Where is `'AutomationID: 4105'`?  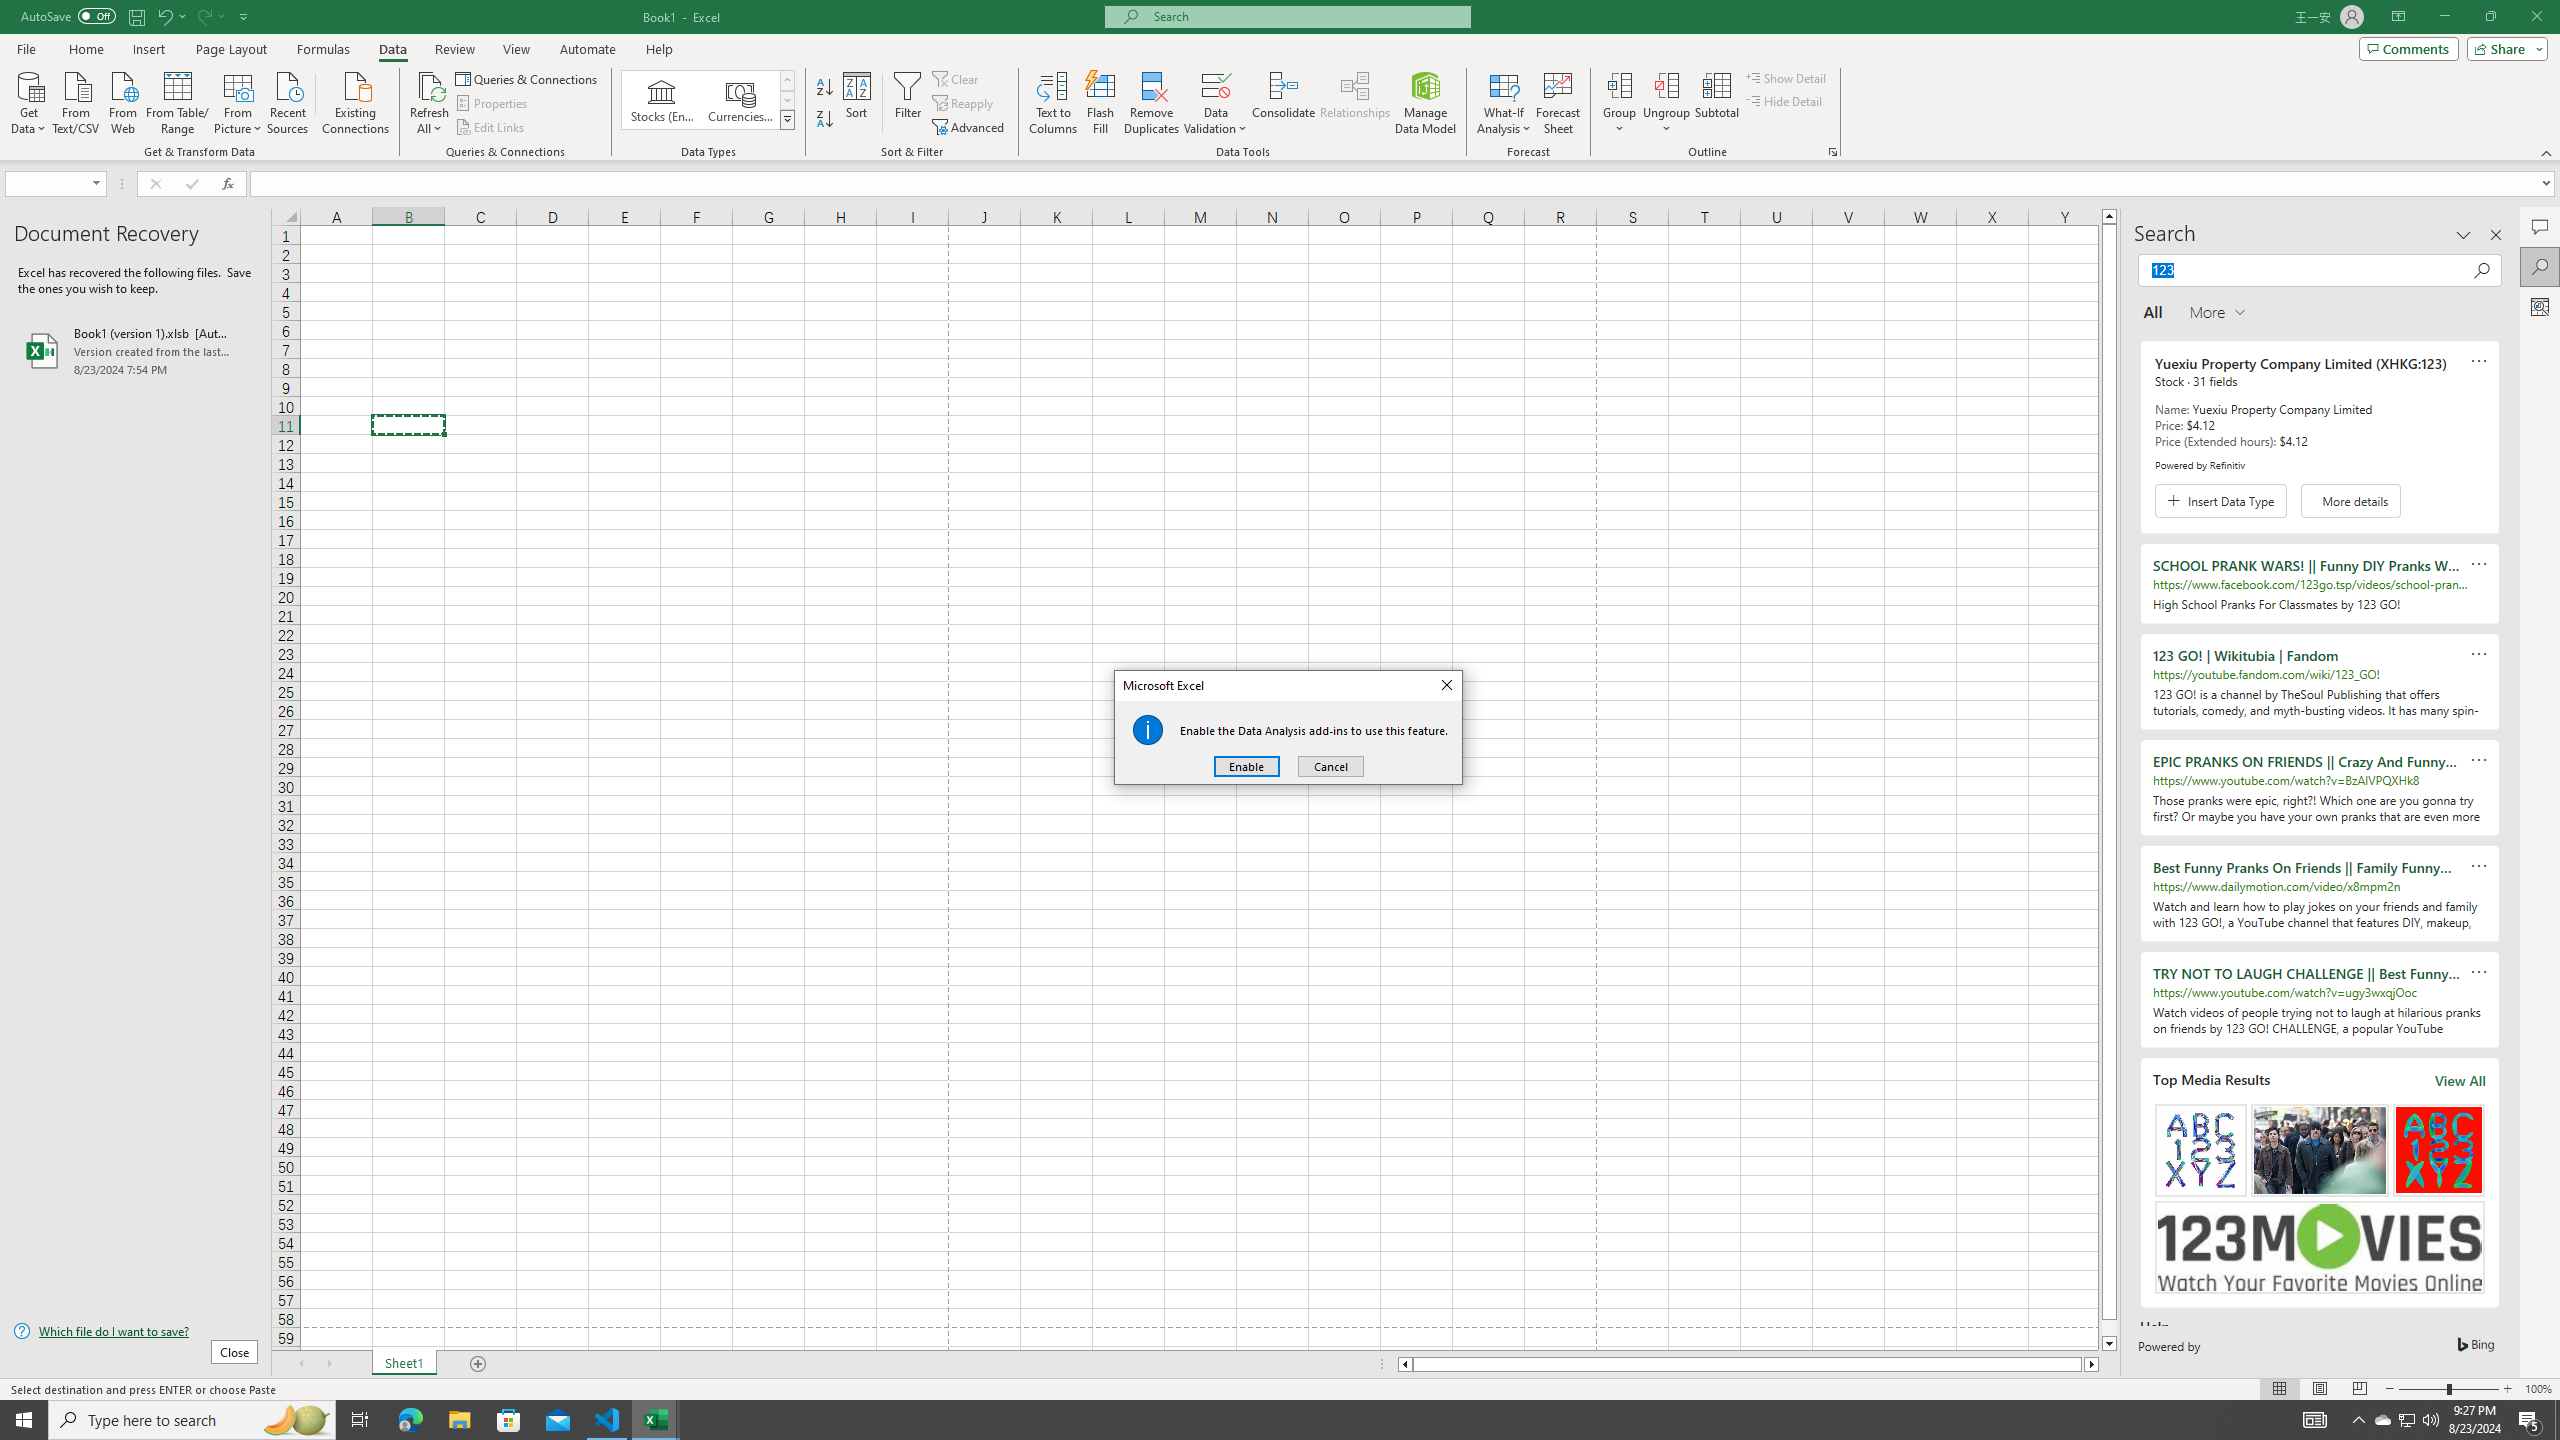
'AutomationID: 4105' is located at coordinates (2315, 1418).